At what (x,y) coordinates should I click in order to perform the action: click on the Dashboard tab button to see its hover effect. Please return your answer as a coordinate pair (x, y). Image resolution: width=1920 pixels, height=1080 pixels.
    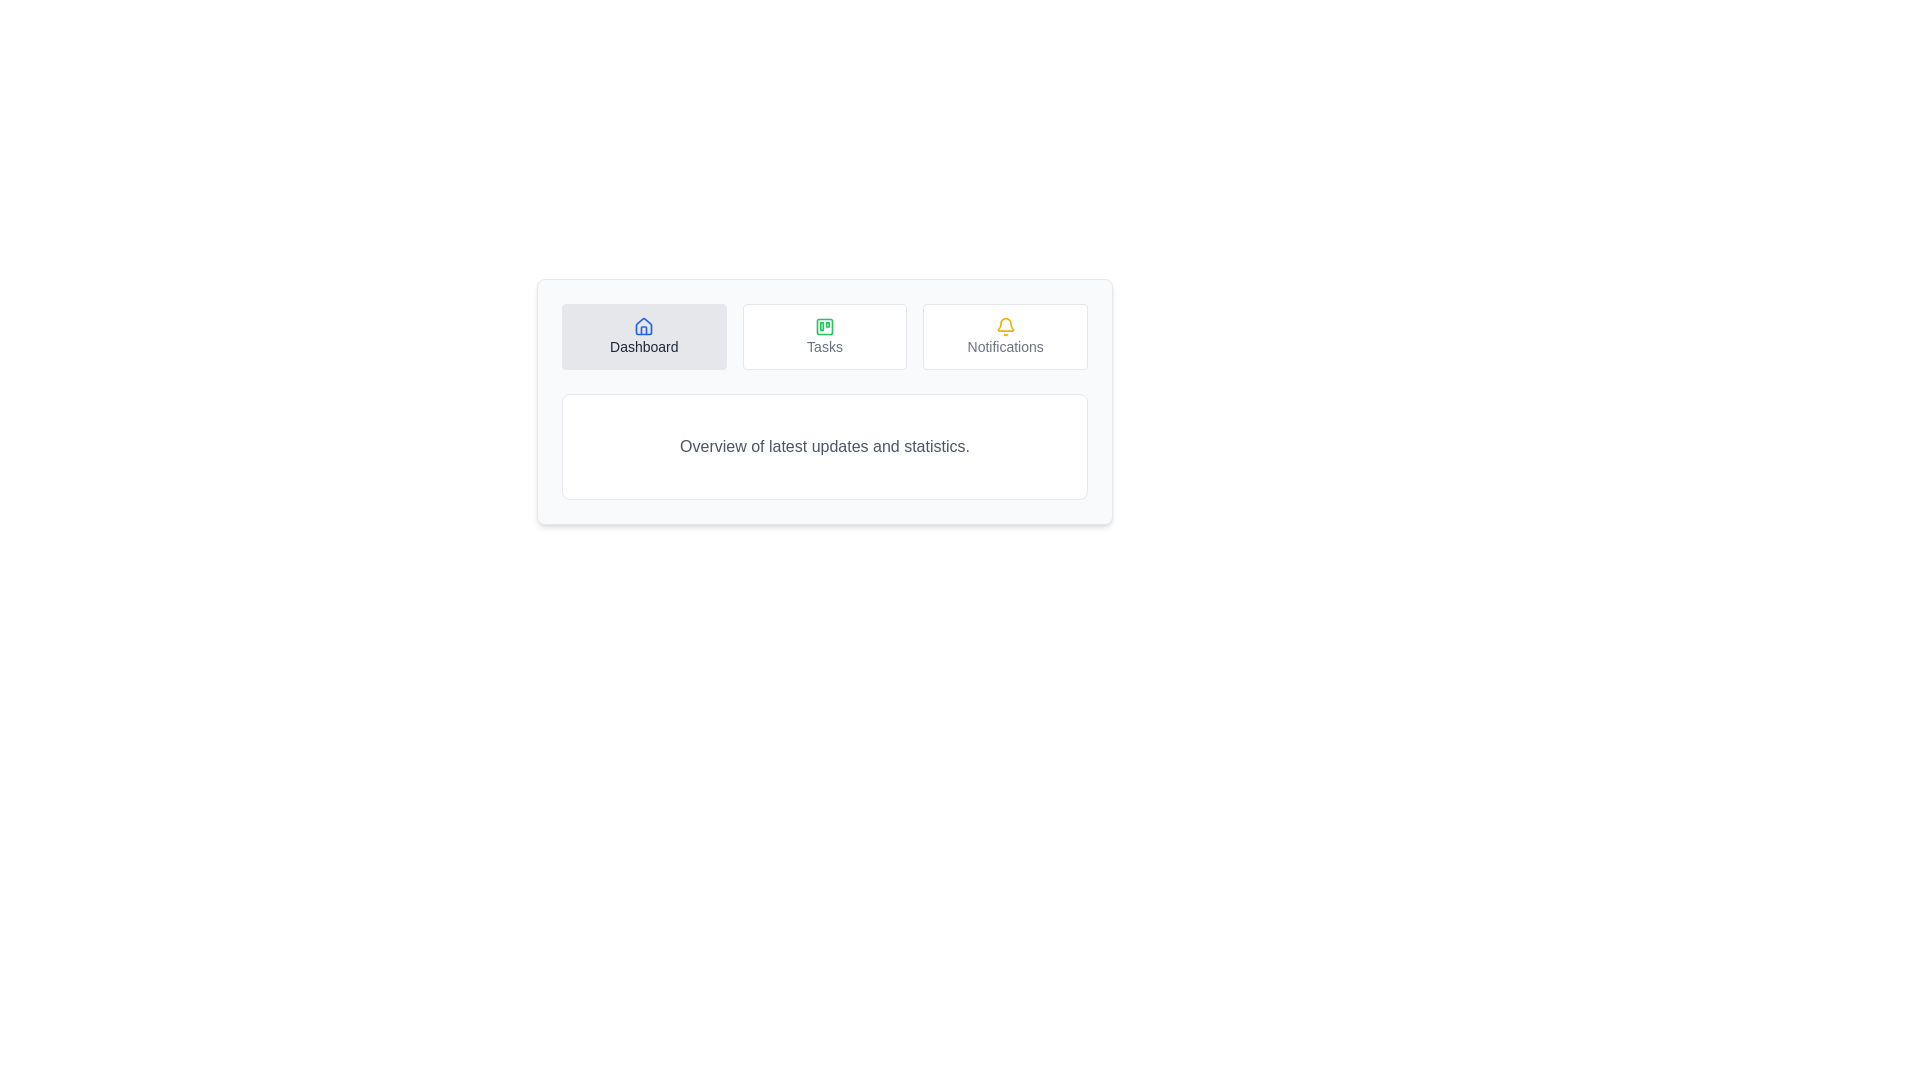
    Looking at the image, I should click on (643, 335).